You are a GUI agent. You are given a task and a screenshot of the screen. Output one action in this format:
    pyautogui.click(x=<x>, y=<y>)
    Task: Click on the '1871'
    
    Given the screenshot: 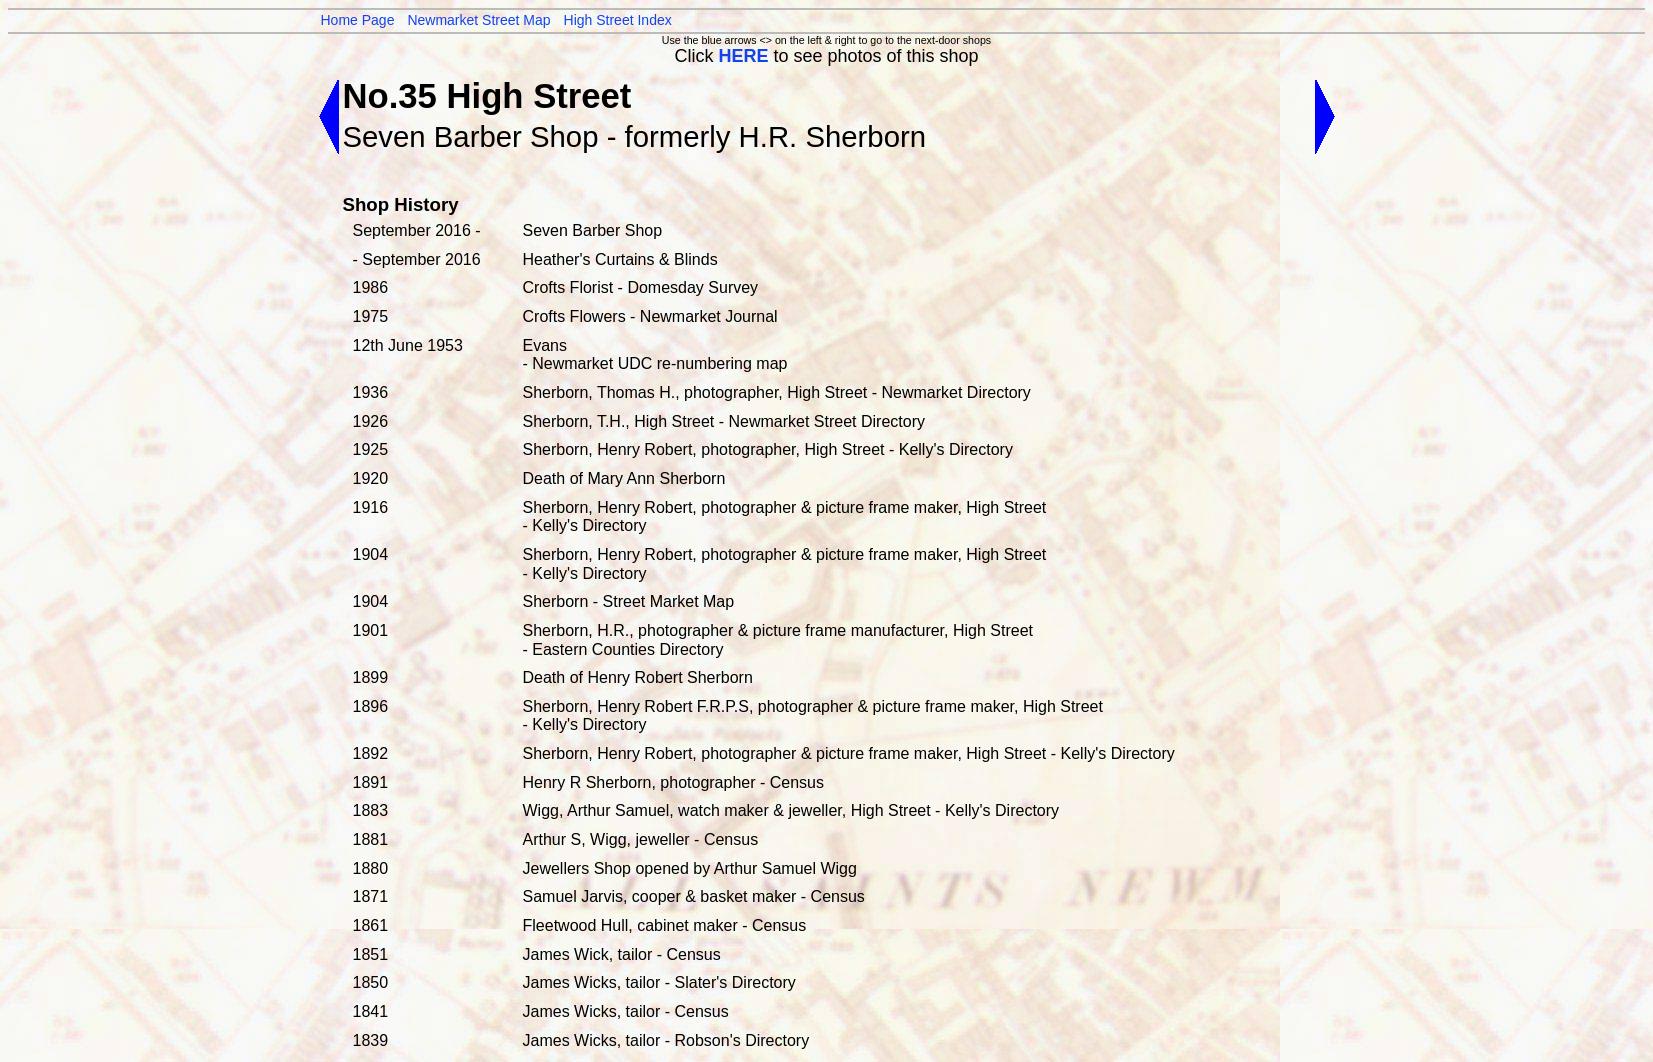 What is the action you would take?
    pyautogui.click(x=350, y=895)
    